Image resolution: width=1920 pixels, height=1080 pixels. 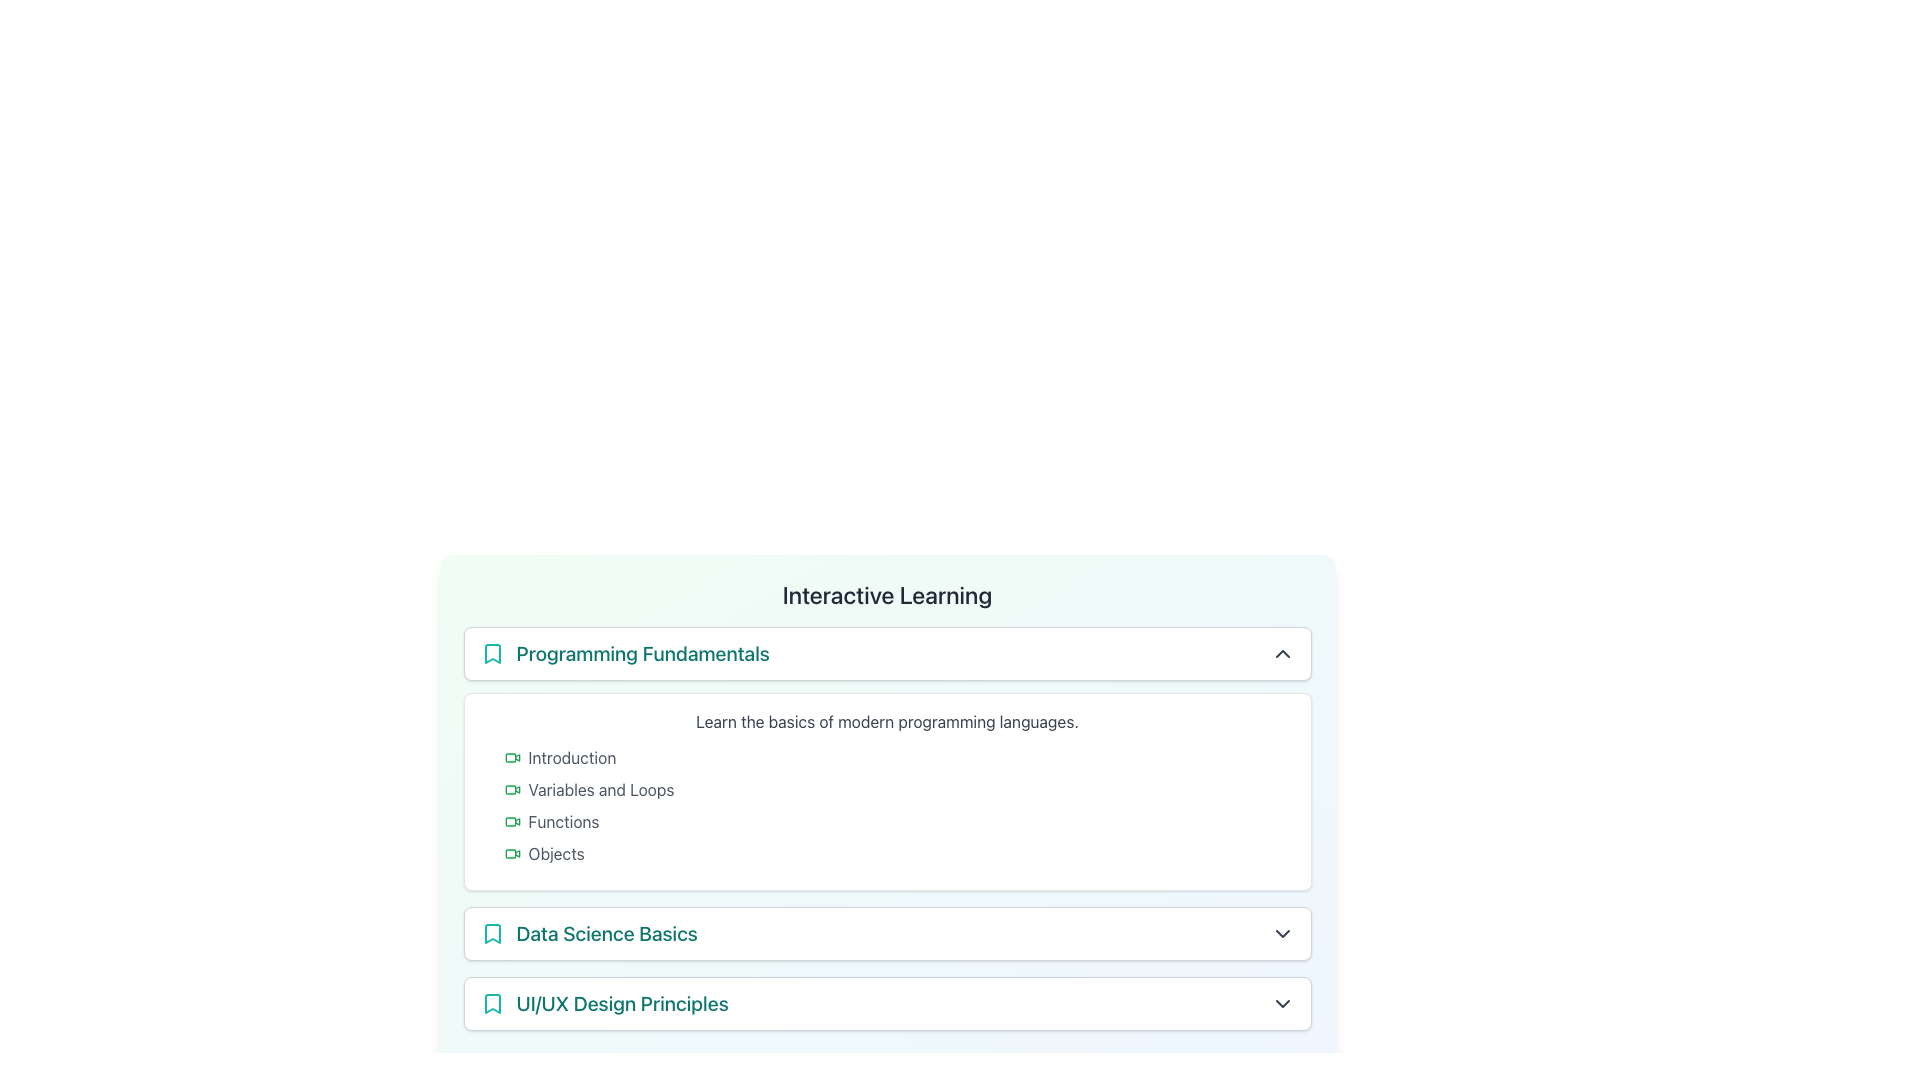 What do you see at coordinates (492, 1003) in the screenshot?
I see `the bookmark icon, which is a teal outlined motif located to the left of the text label 'UI/UX Design Principles'` at bounding box center [492, 1003].